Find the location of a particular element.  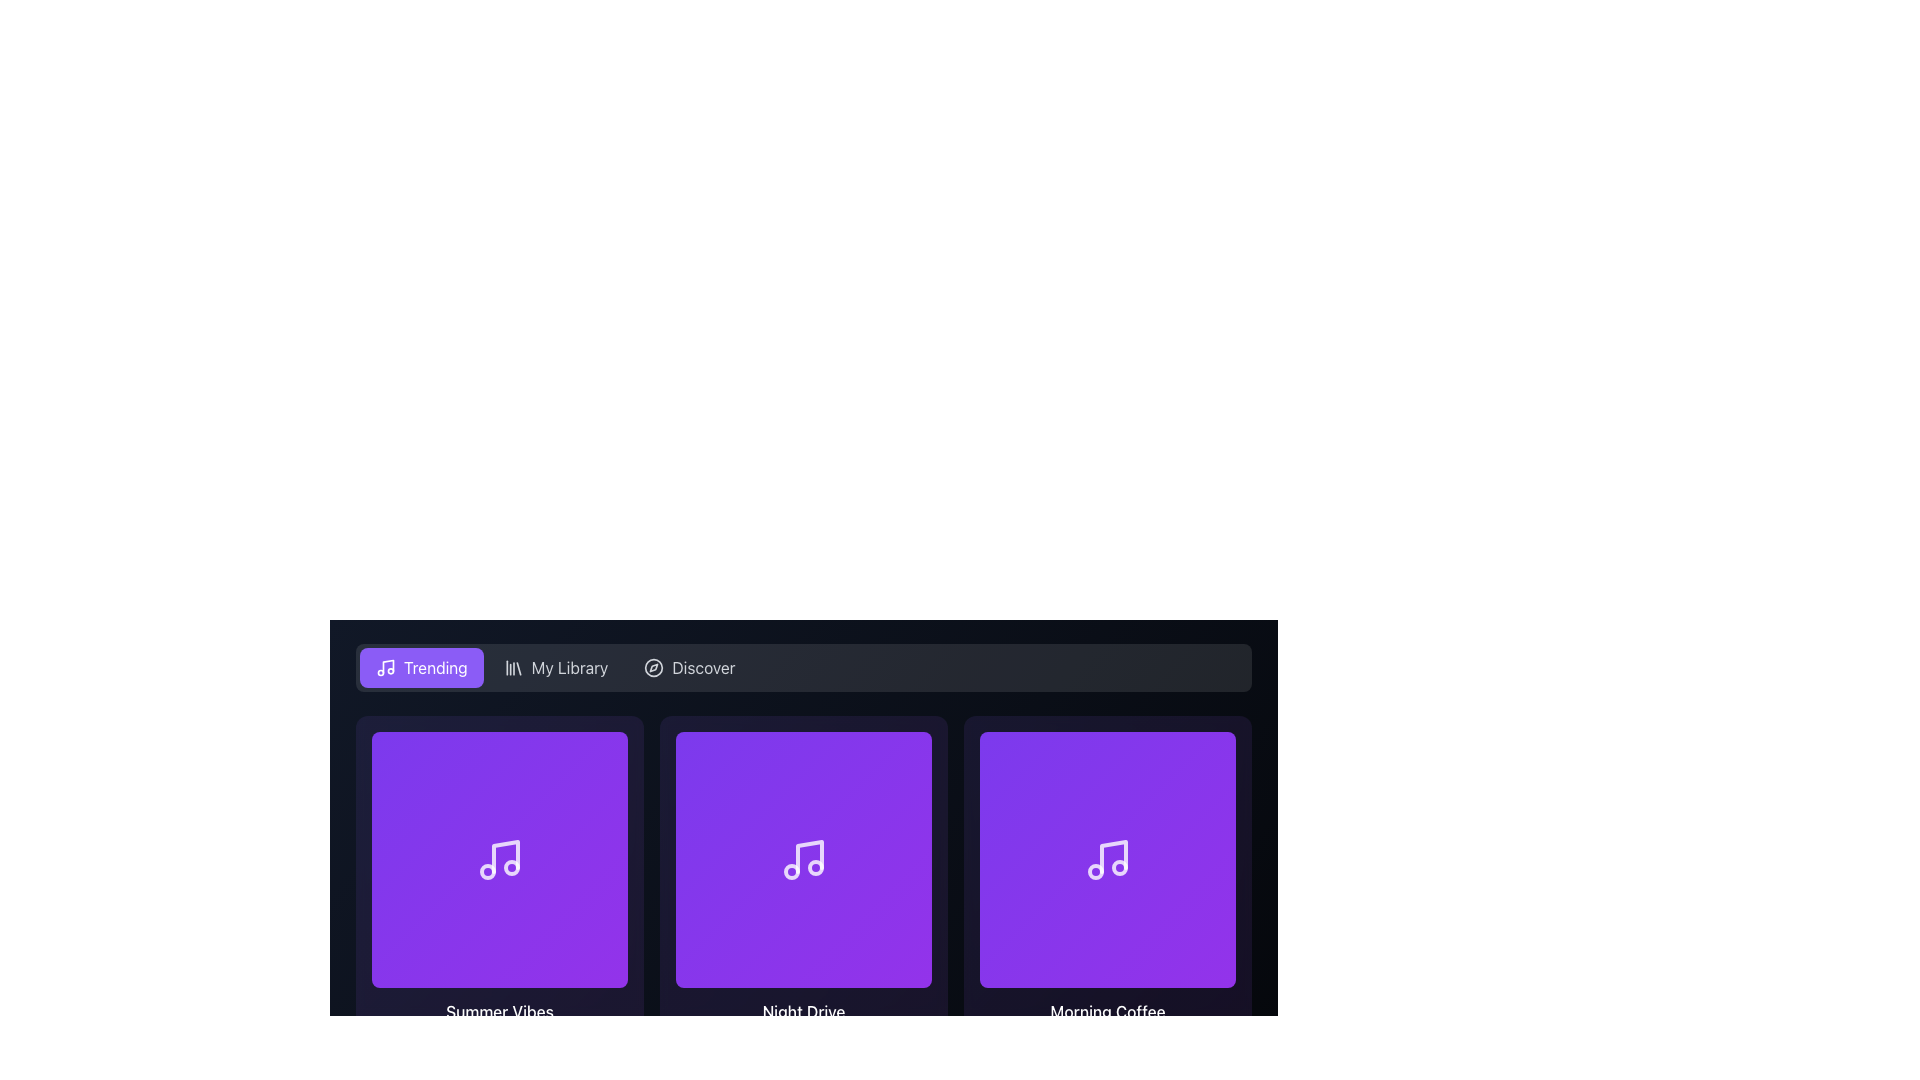

the topmost graphical line element in the SVG library icon located at the top navigation area of the interface is located at coordinates (518, 668).